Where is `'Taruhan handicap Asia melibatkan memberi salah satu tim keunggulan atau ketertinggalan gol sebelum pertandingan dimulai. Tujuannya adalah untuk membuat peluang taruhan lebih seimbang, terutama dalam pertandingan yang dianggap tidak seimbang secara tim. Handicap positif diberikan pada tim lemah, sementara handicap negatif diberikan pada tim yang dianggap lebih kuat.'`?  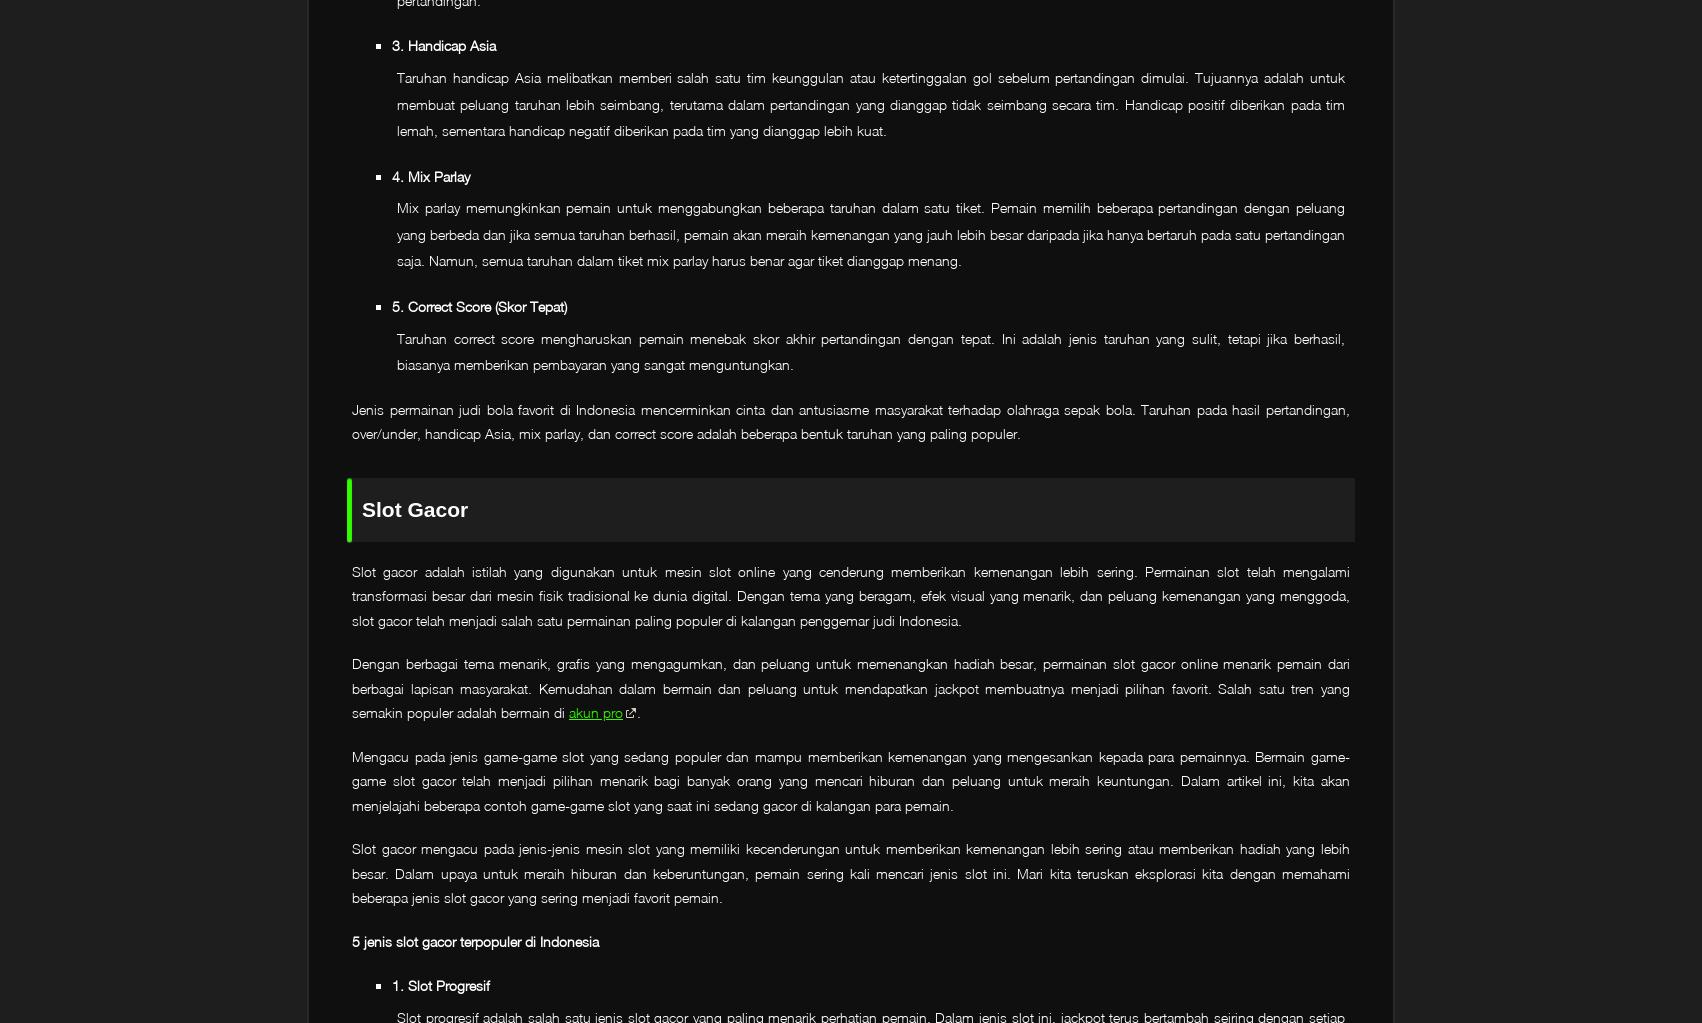
'Taruhan handicap Asia melibatkan memberi salah satu tim keunggulan atau ketertinggalan gol sebelum pertandingan dimulai. Tujuannya adalah untuk membuat peluang taruhan lebih seimbang, terutama dalam pertandingan yang dianggap tidak seimbang secara tim. Handicap positif diberikan pada tim lemah, sementara handicap negatif diberikan pada tim yang dianggap lebih kuat.' is located at coordinates (871, 103).